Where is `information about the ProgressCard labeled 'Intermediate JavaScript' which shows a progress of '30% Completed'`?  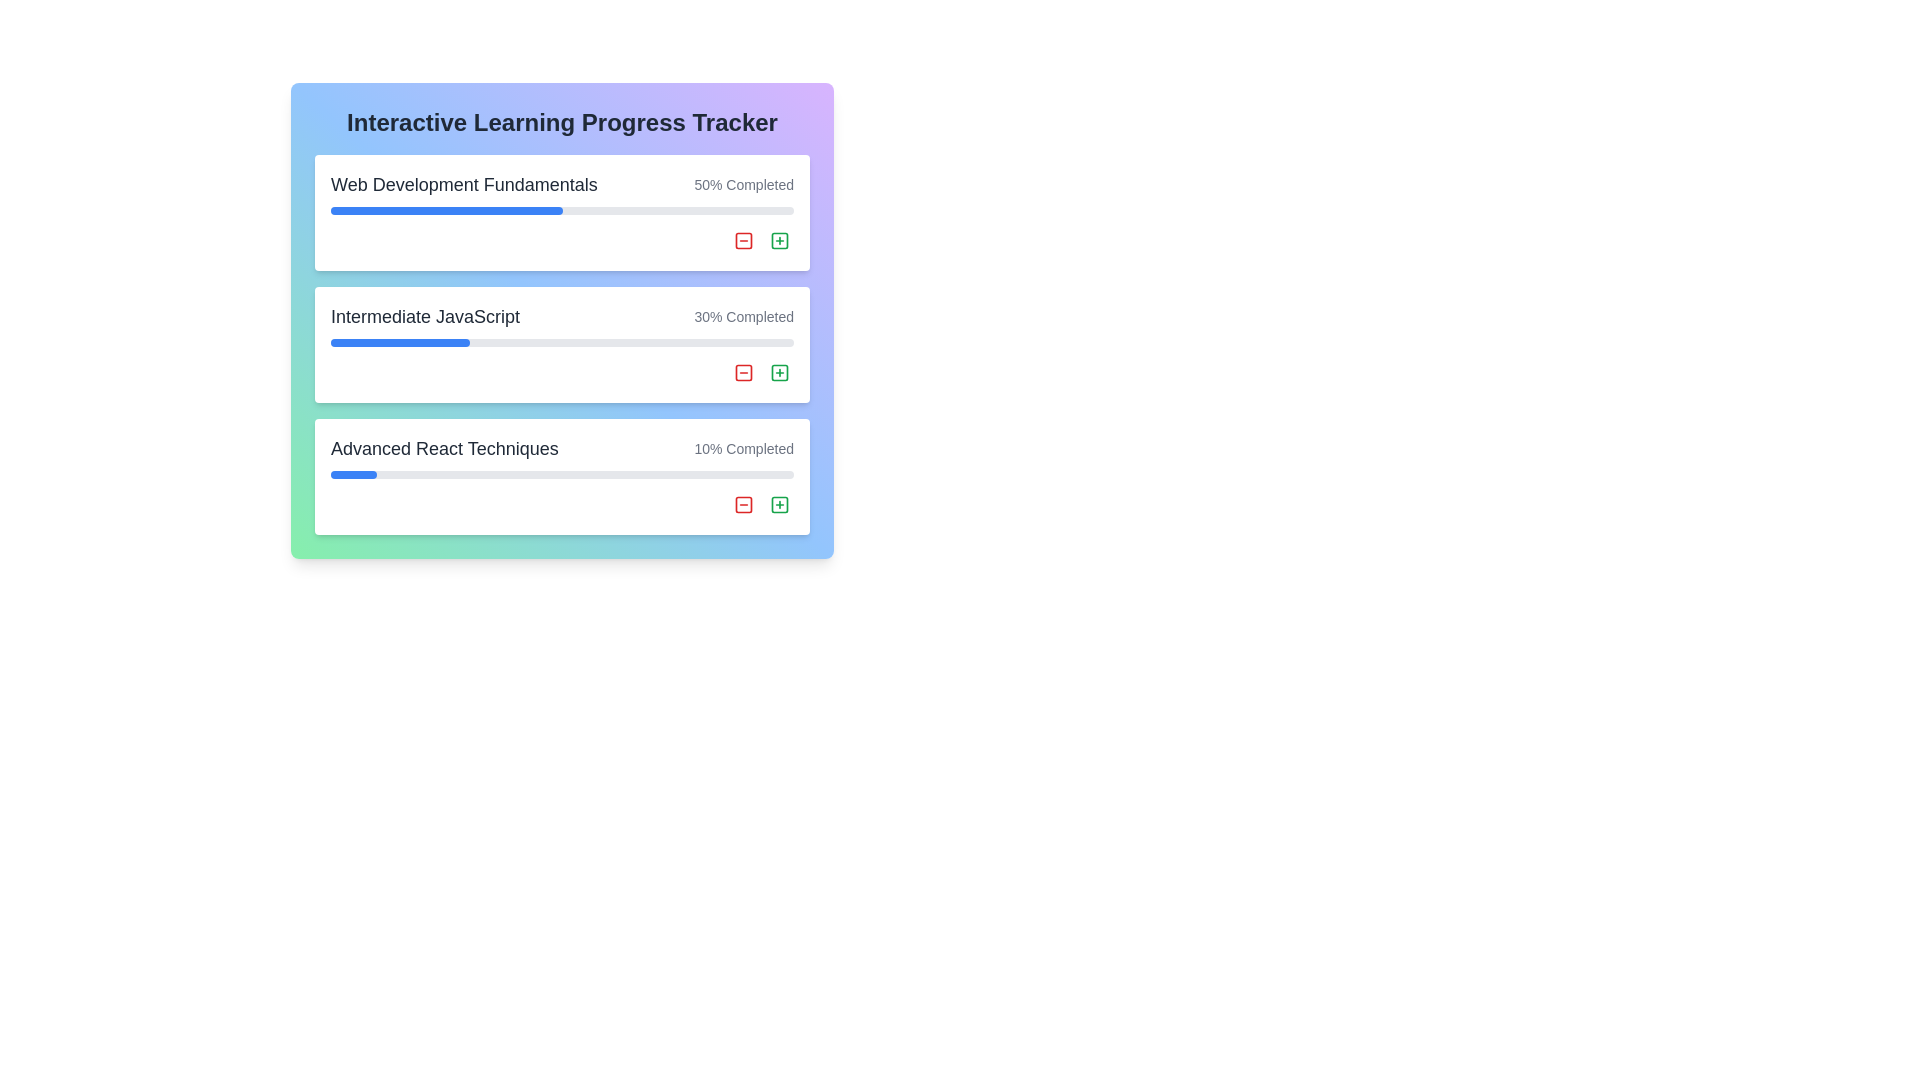
information about the ProgressCard labeled 'Intermediate JavaScript' which shows a progress of '30% Completed' is located at coordinates (561, 319).